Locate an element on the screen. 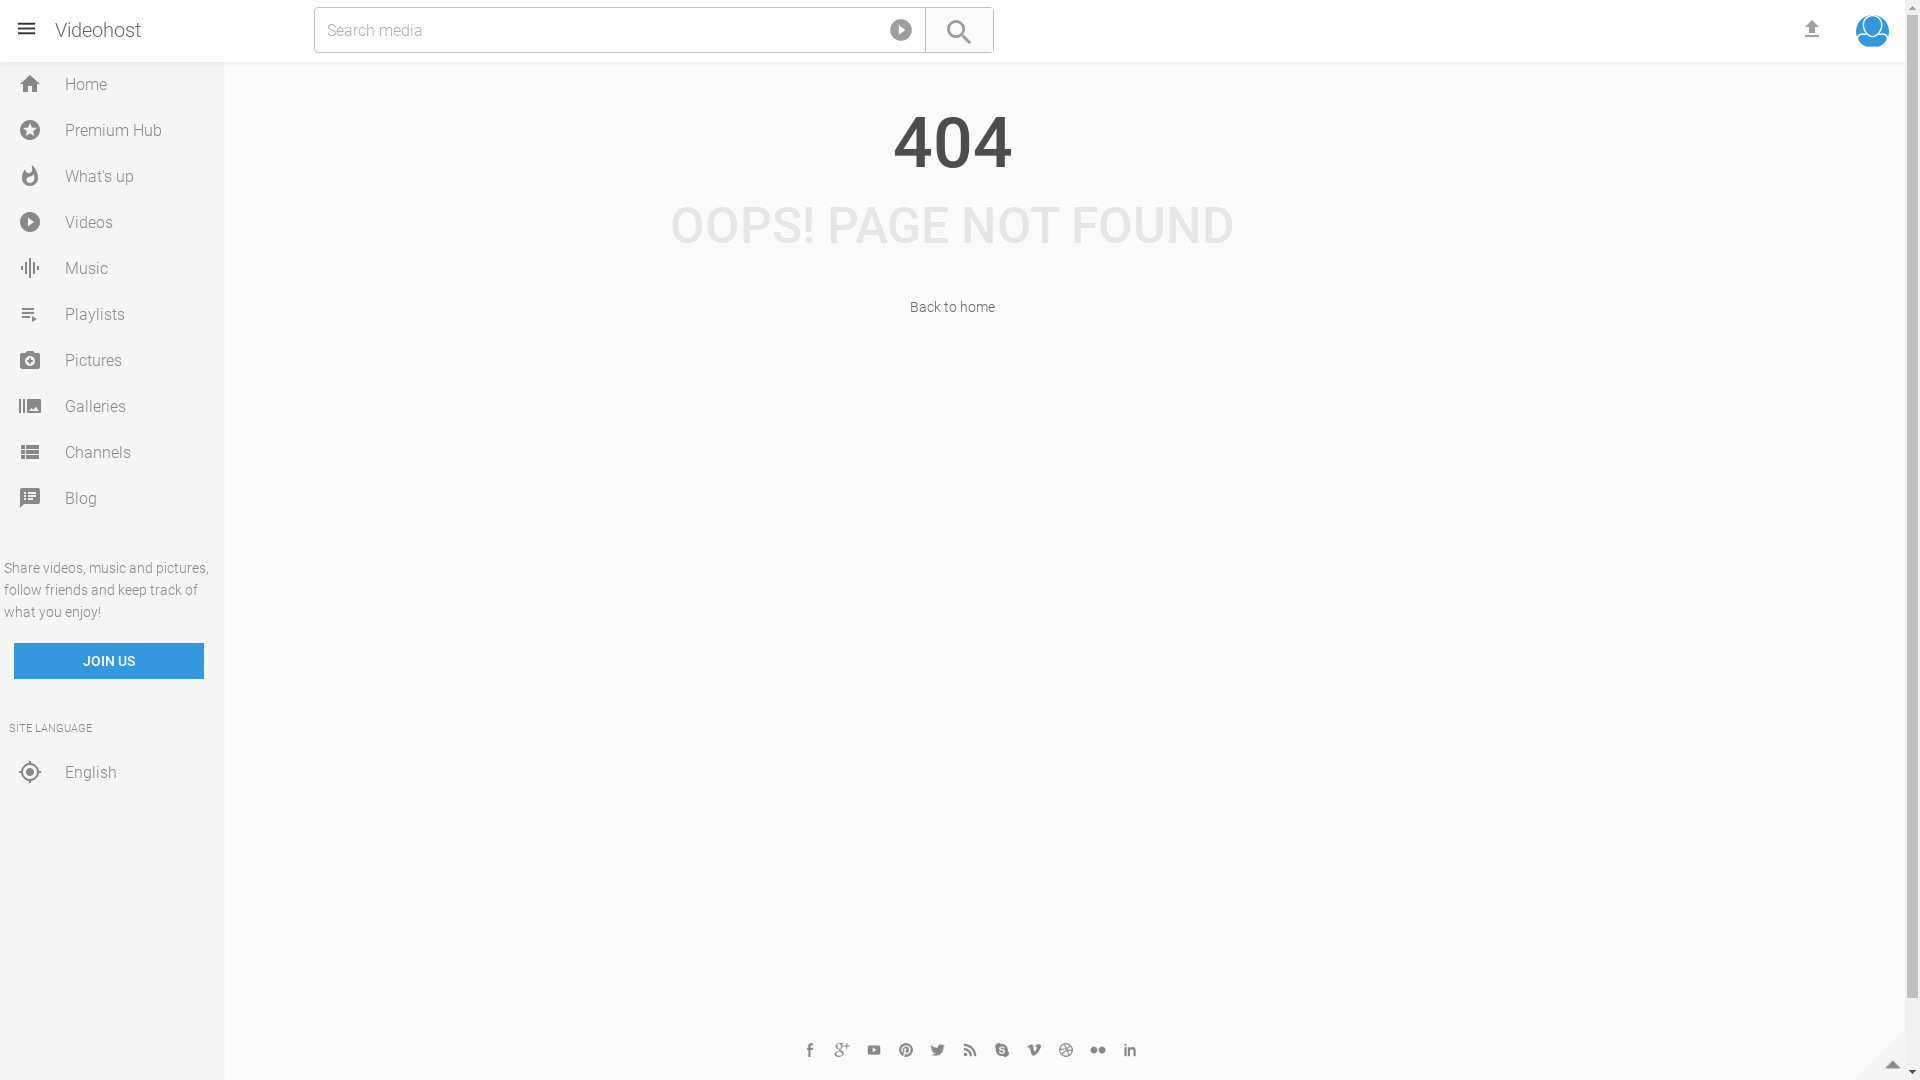  'JOIN US' is located at coordinates (108, 660).